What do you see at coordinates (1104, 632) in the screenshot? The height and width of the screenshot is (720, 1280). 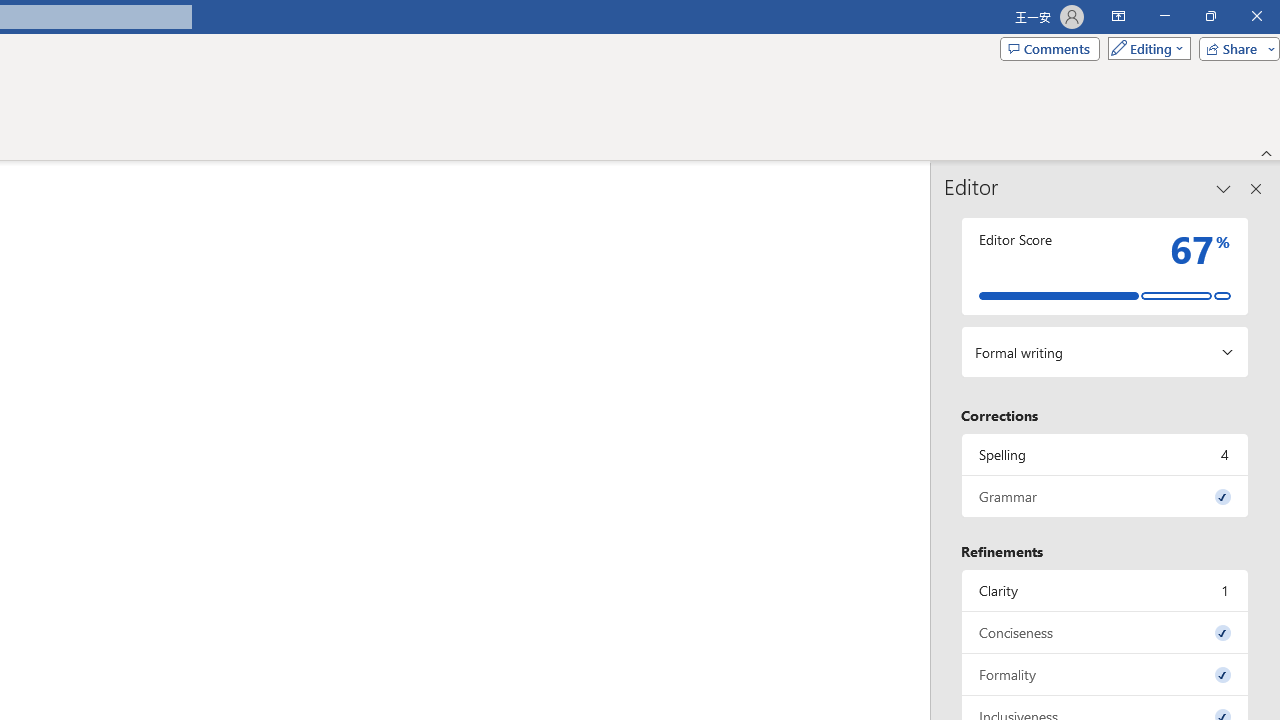 I see `'Conciseness, 0 issues. Press space or enter to review items.'` at bounding box center [1104, 632].